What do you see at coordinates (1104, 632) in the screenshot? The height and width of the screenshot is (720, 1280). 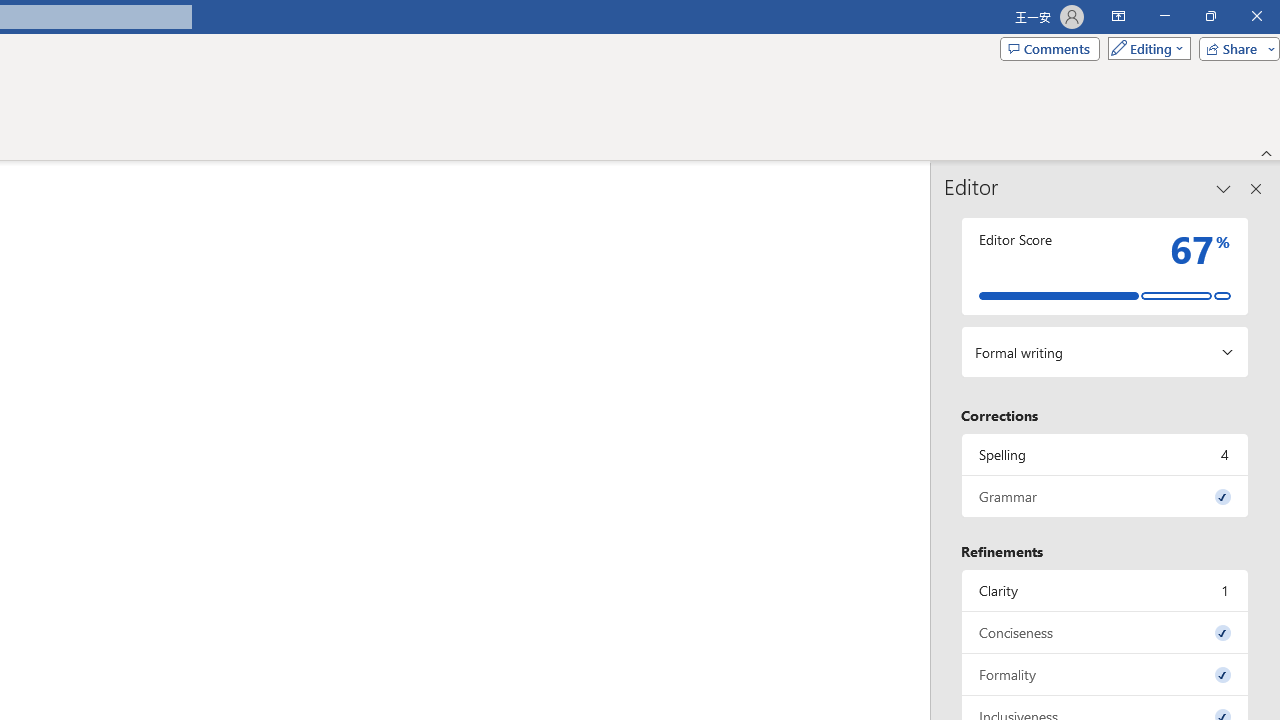 I see `'Conciseness, 0 issues. Press space or enter to review items.'` at bounding box center [1104, 632].